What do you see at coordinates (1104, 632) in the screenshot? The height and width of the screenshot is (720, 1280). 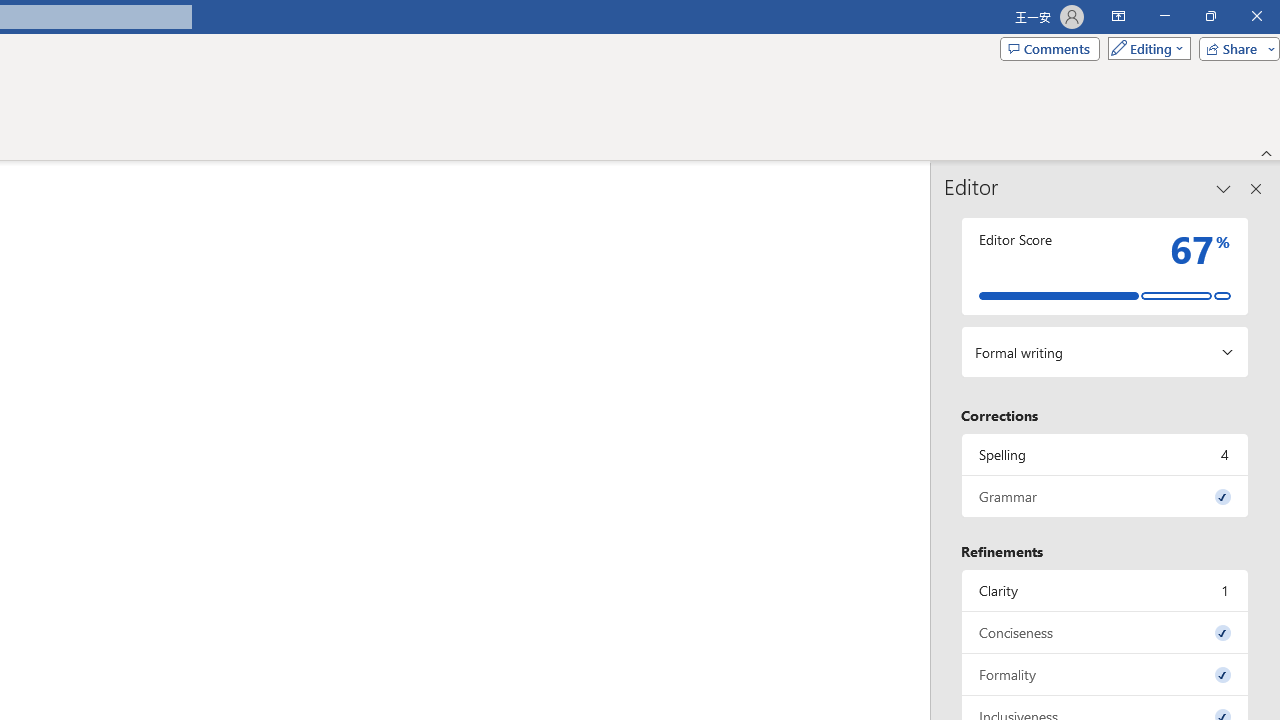 I see `'Conciseness, 0 issues. Press space or enter to review items.'` at bounding box center [1104, 632].